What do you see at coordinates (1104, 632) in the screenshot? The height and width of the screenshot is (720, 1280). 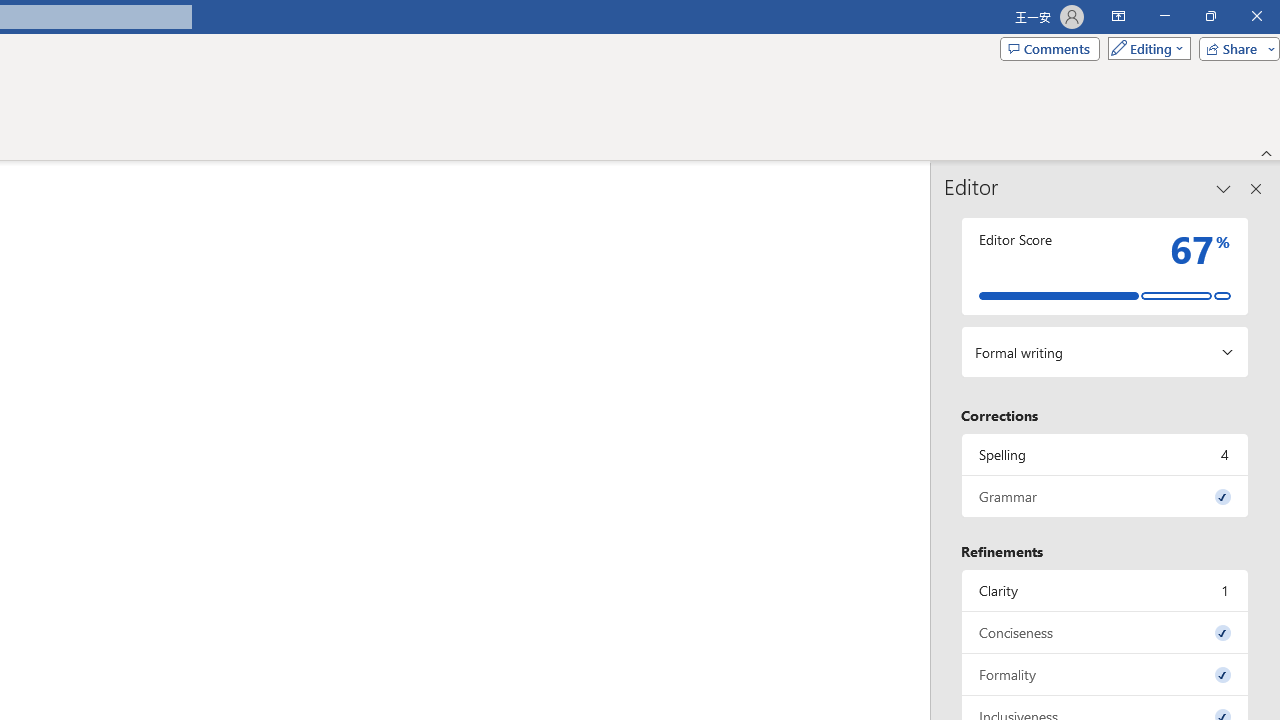 I see `'Conciseness, 0 issues. Press space or enter to review items.'` at bounding box center [1104, 632].